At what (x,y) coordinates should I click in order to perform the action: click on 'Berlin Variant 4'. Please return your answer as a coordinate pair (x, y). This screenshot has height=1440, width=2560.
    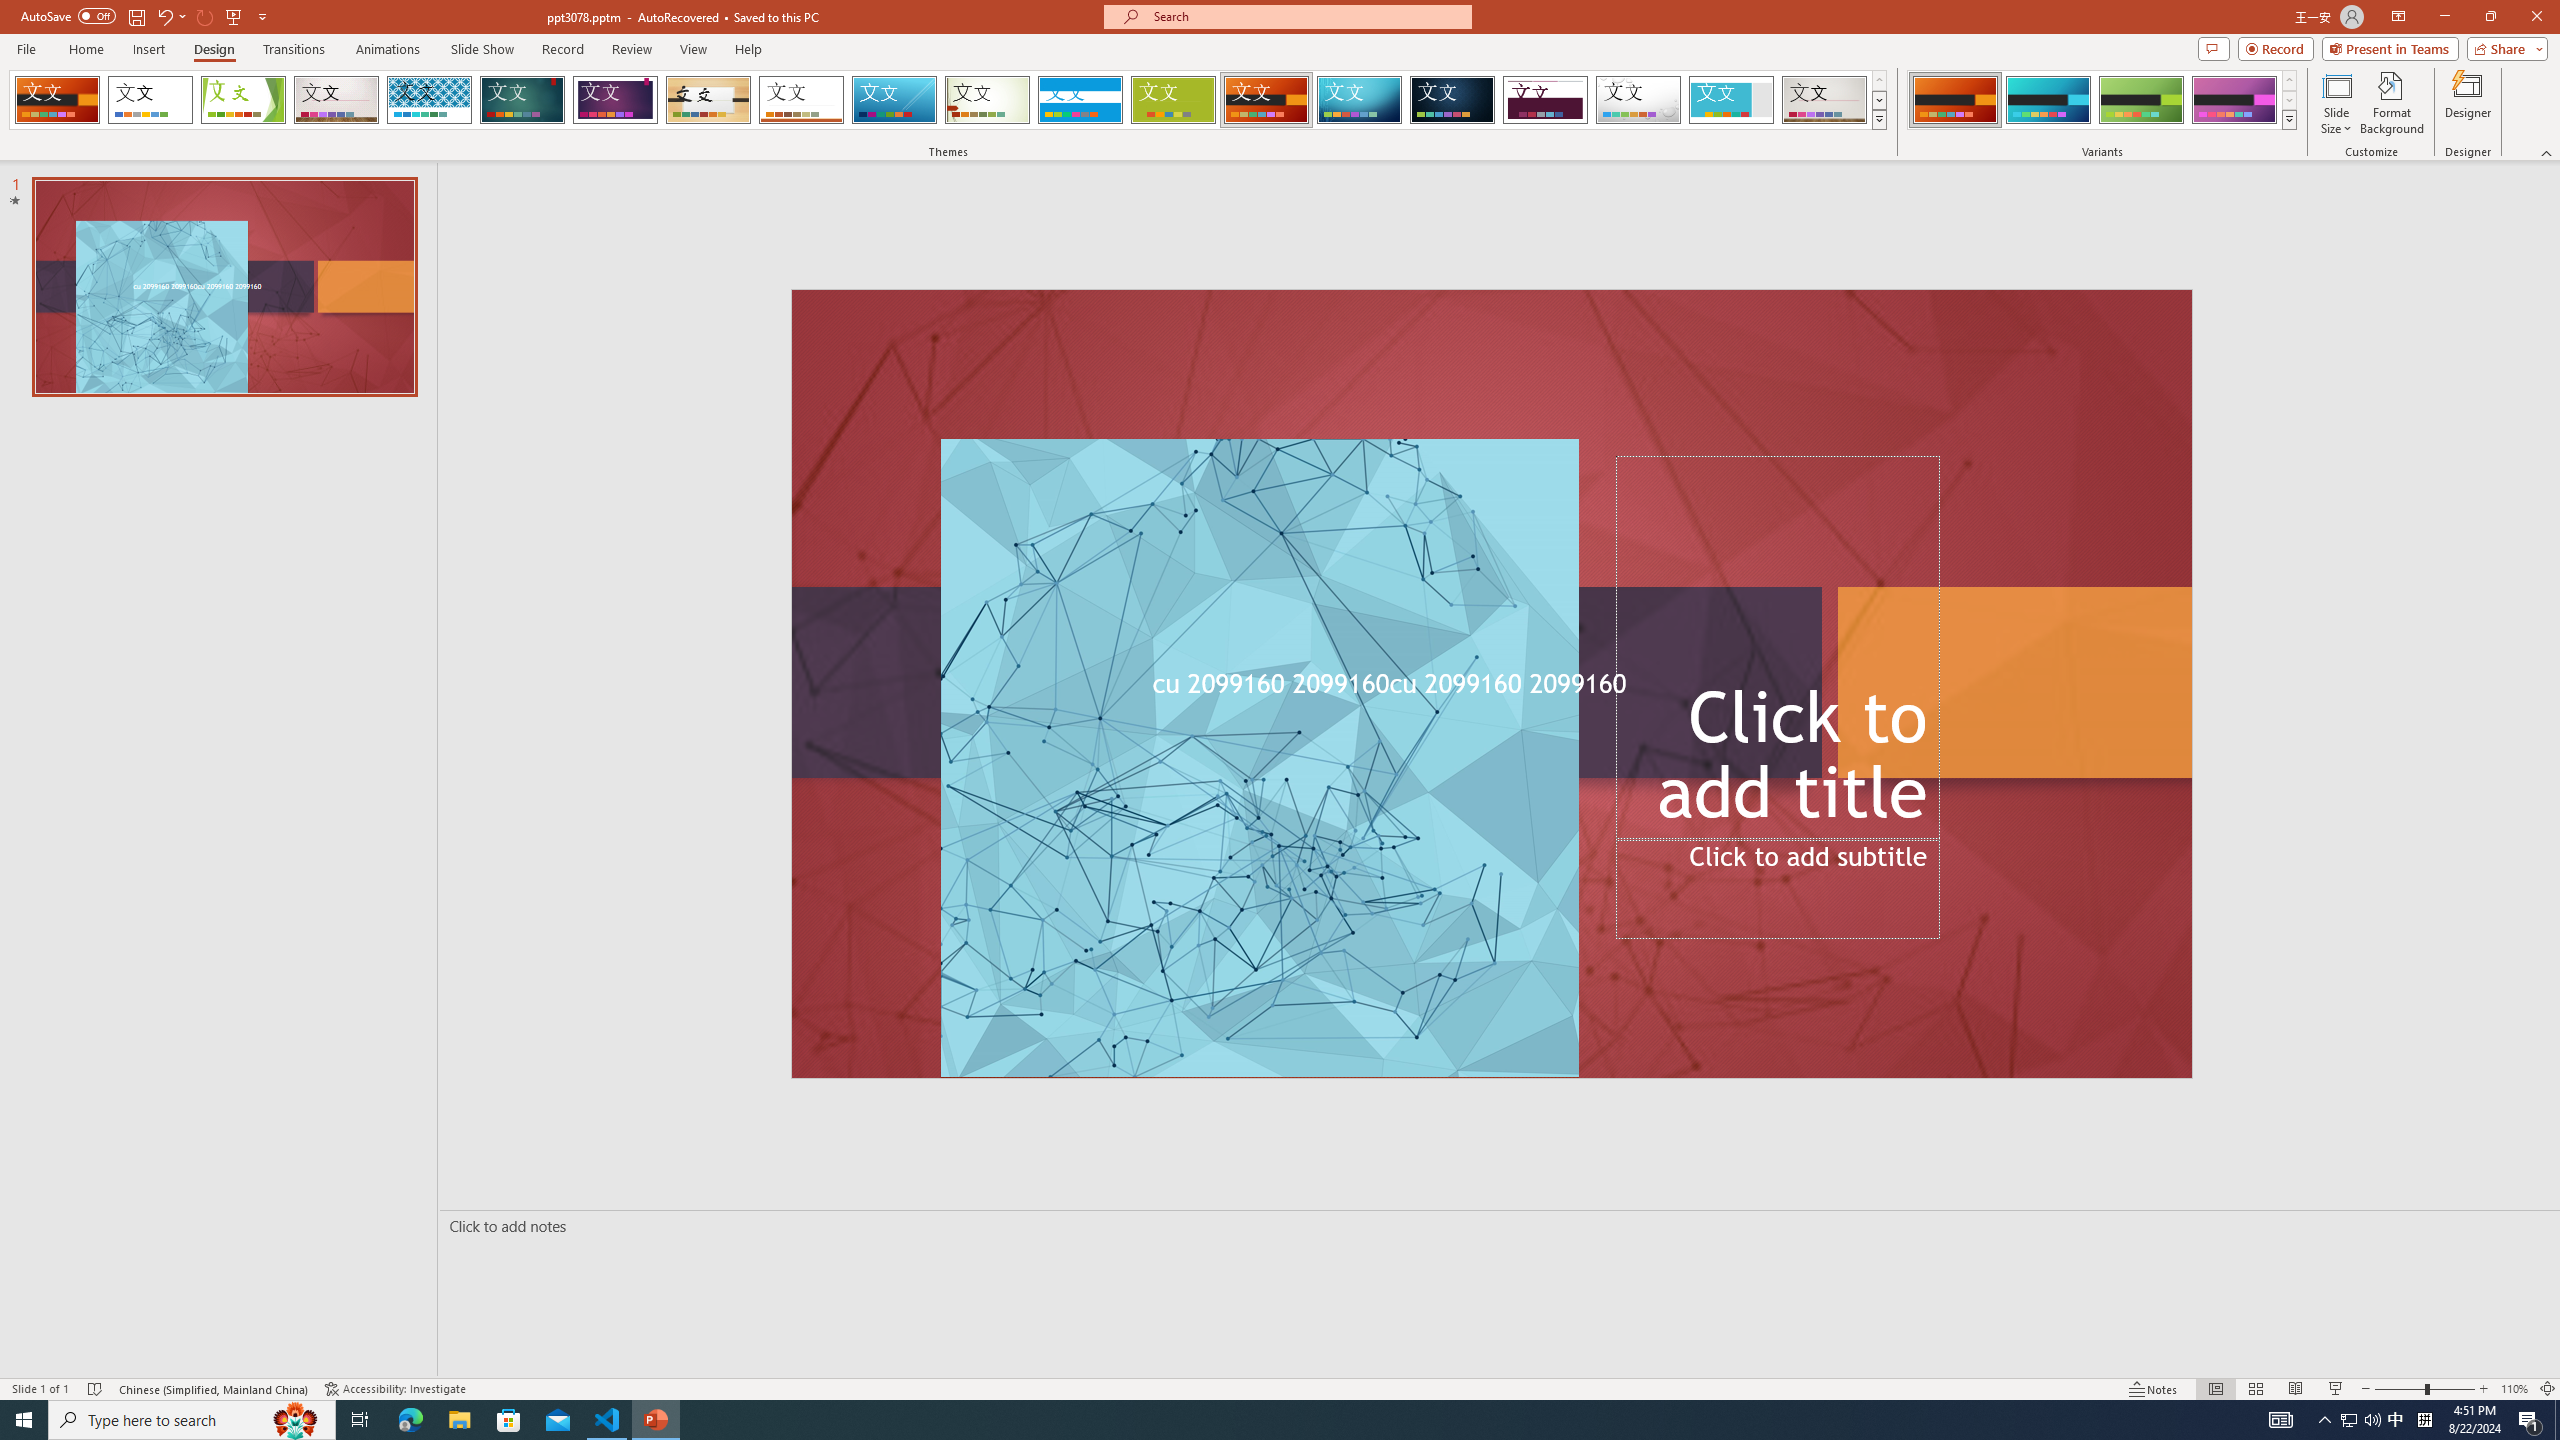
    Looking at the image, I should click on (2233, 99).